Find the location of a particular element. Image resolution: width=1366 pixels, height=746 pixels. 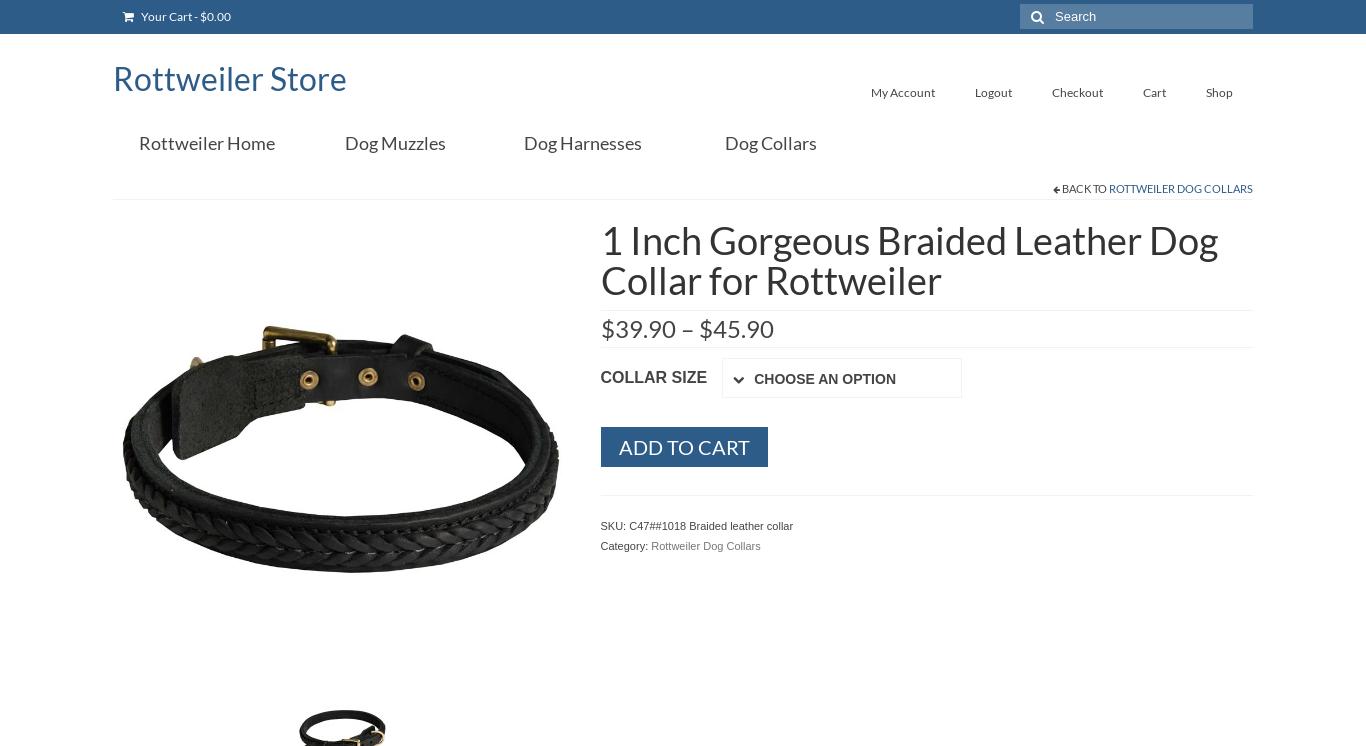

'Category:' is located at coordinates (624, 545).